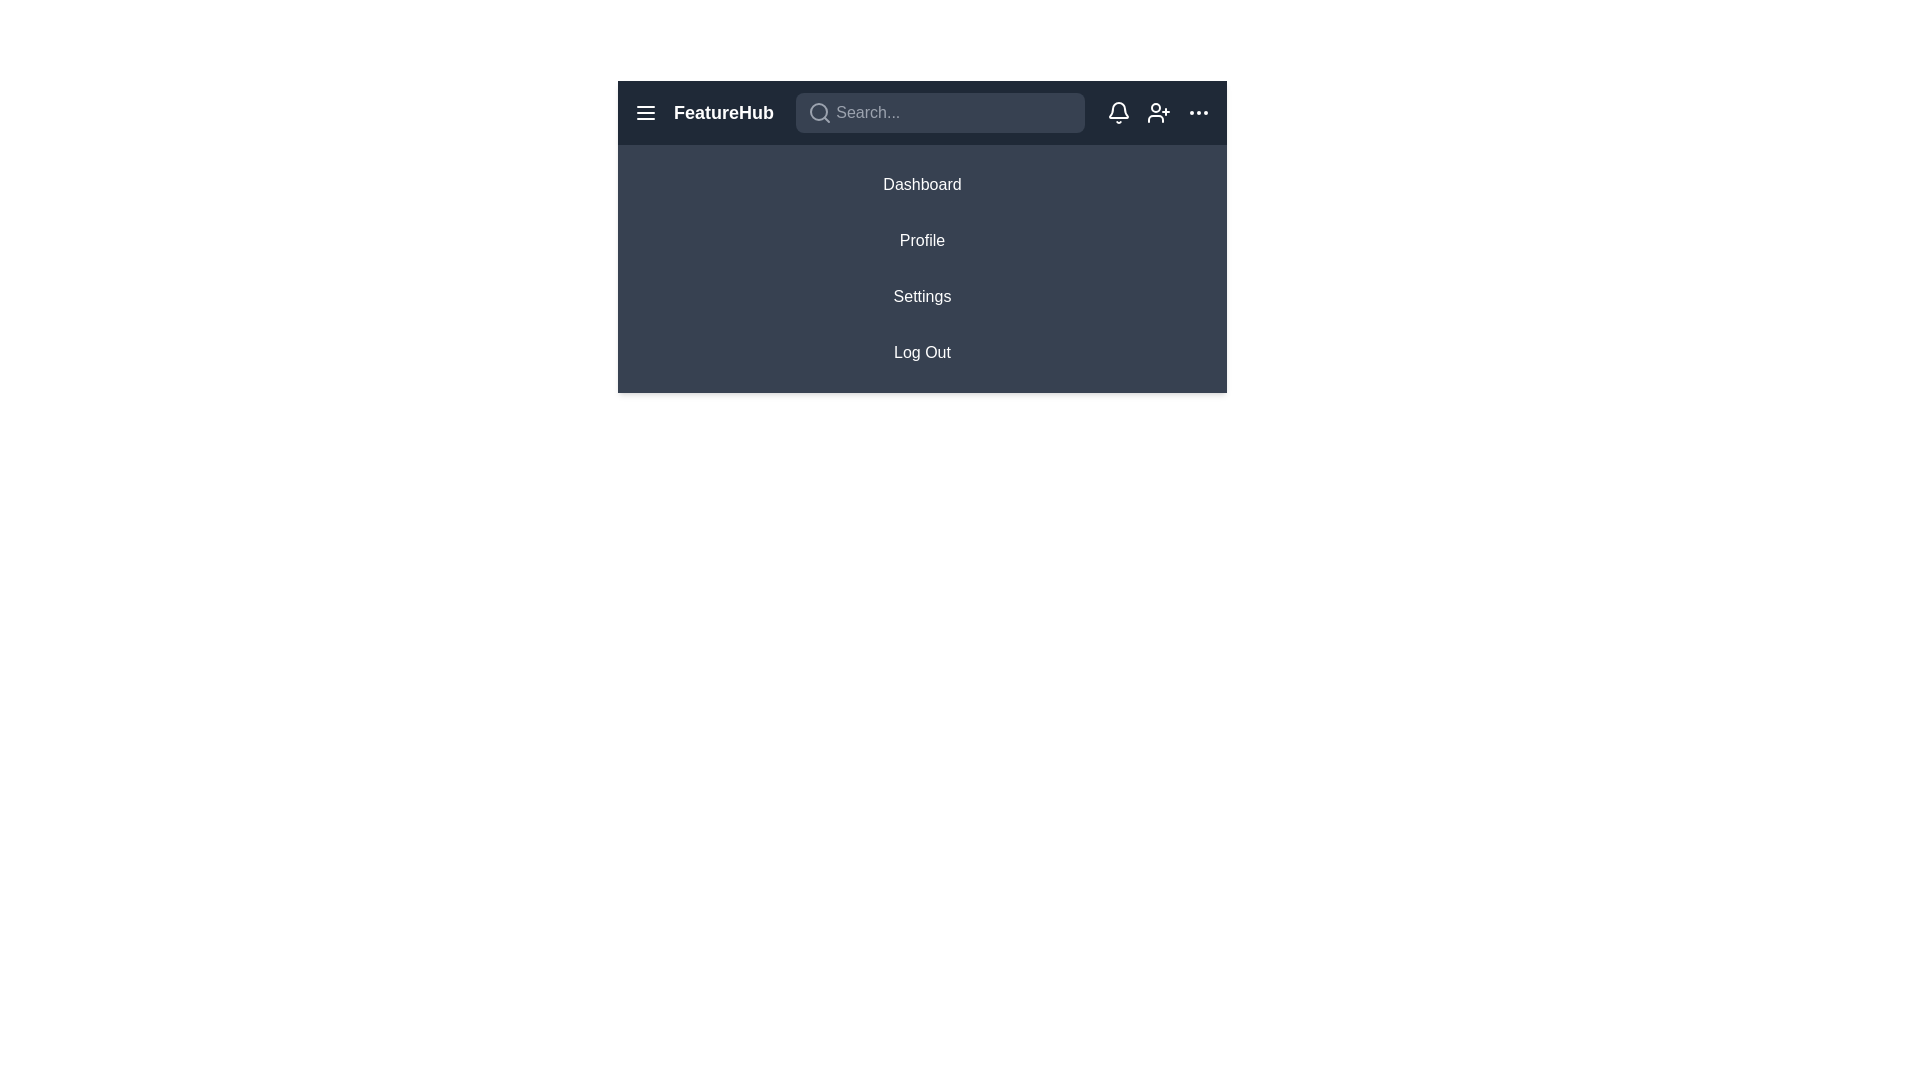 This screenshot has height=1080, width=1920. What do you see at coordinates (939, 112) in the screenshot?
I see `the search input field styled with a rounded rectangle shape and a dark background by tabbing to it` at bounding box center [939, 112].